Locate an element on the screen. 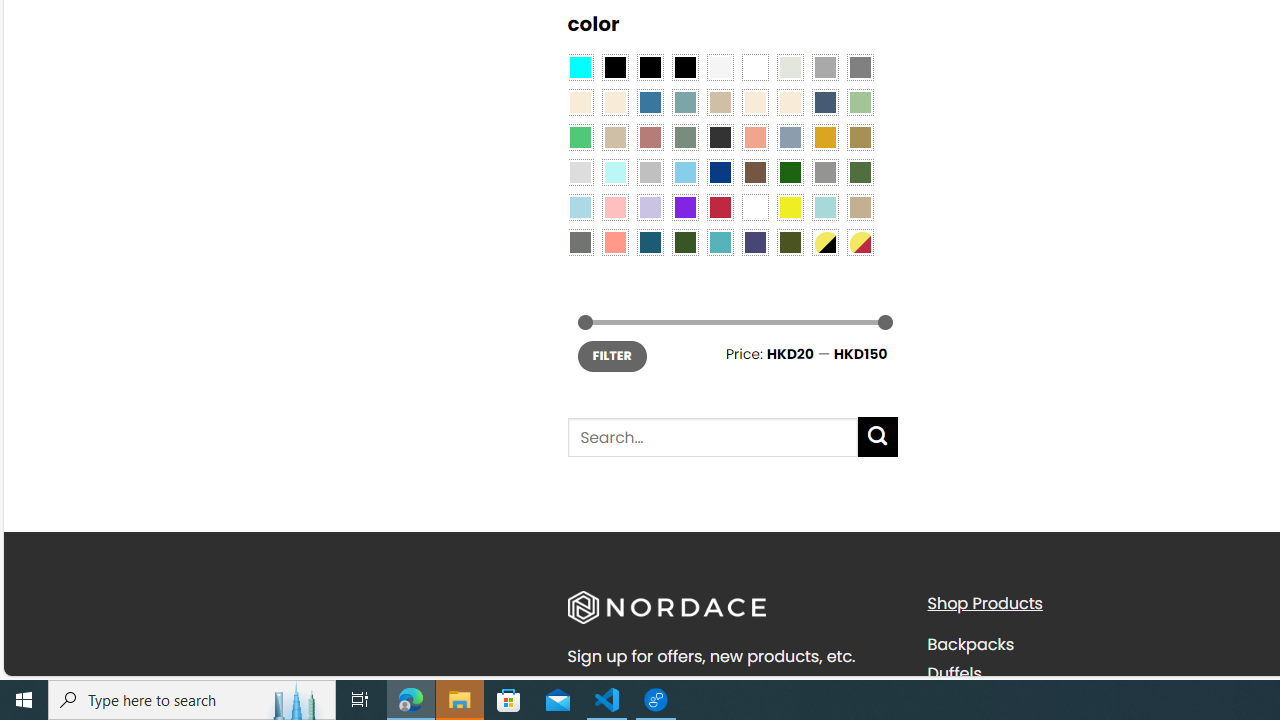  'Brown' is located at coordinates (754, 171).